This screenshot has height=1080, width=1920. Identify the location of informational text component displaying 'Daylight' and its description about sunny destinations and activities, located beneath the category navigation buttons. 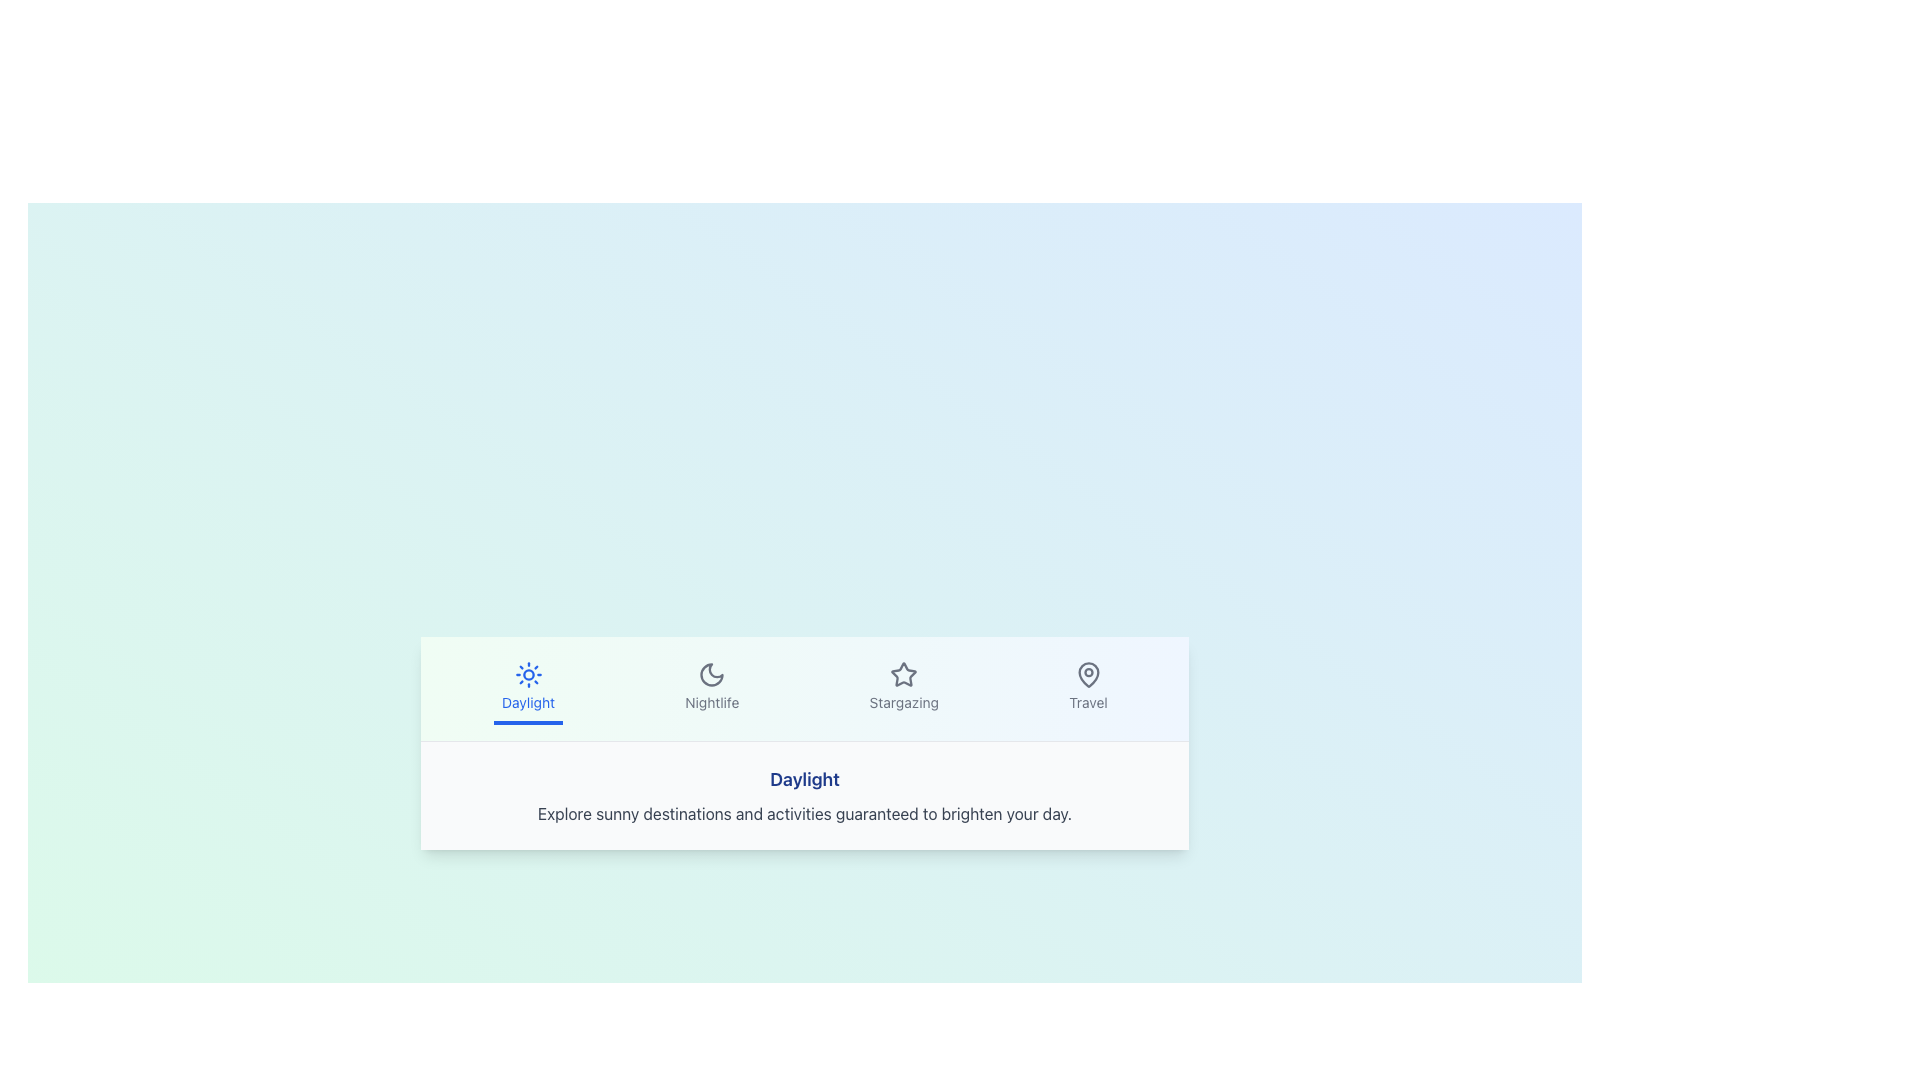
(805, 794).